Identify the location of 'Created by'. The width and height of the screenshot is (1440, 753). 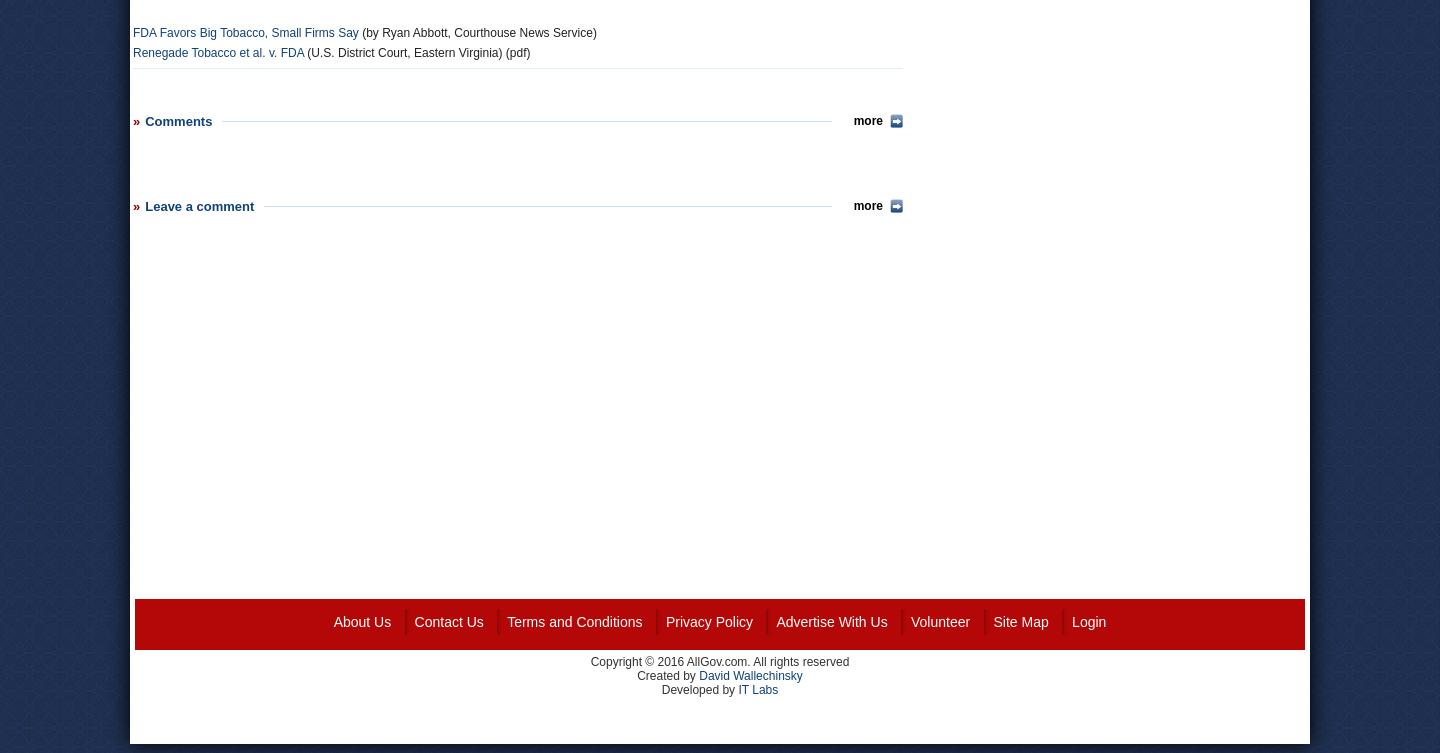
(668, 674).